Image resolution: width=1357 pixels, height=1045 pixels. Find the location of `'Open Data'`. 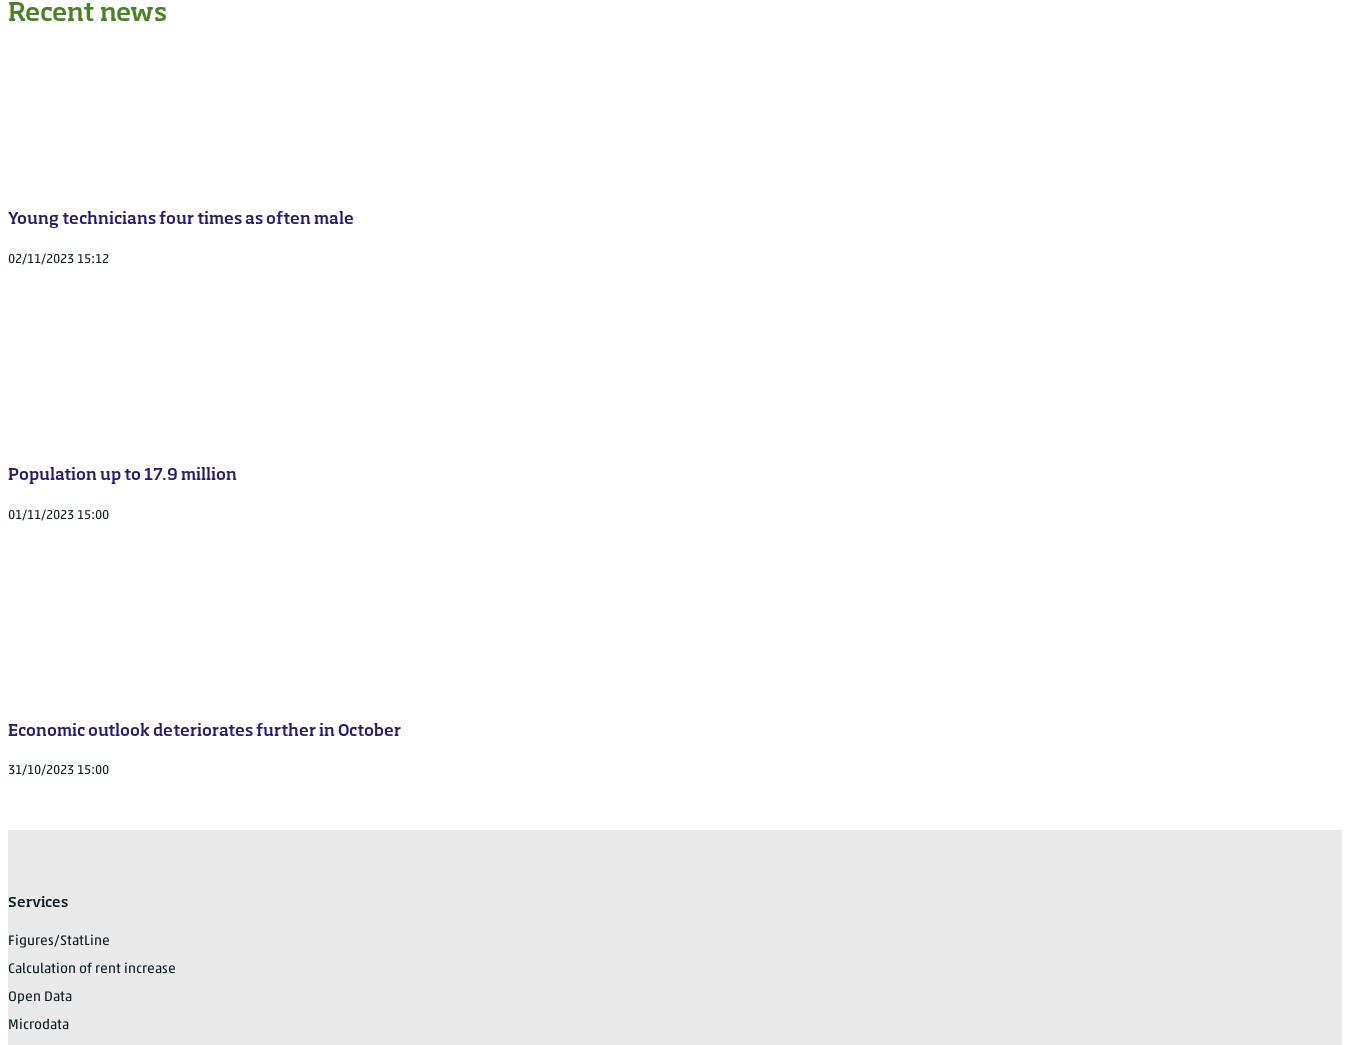

'Open Data' is located at coordinates (39, 997).